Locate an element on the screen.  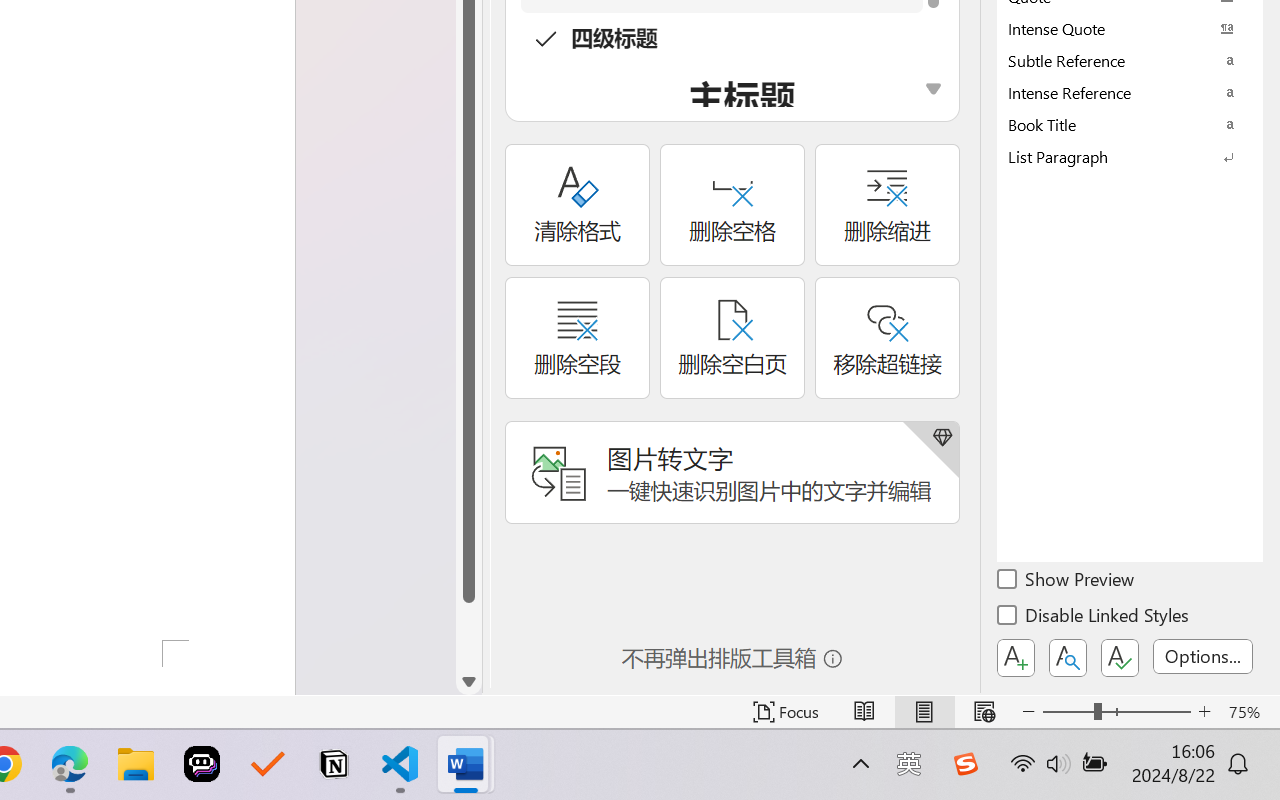
'Book Title' is located at coordinates (1130, 123).